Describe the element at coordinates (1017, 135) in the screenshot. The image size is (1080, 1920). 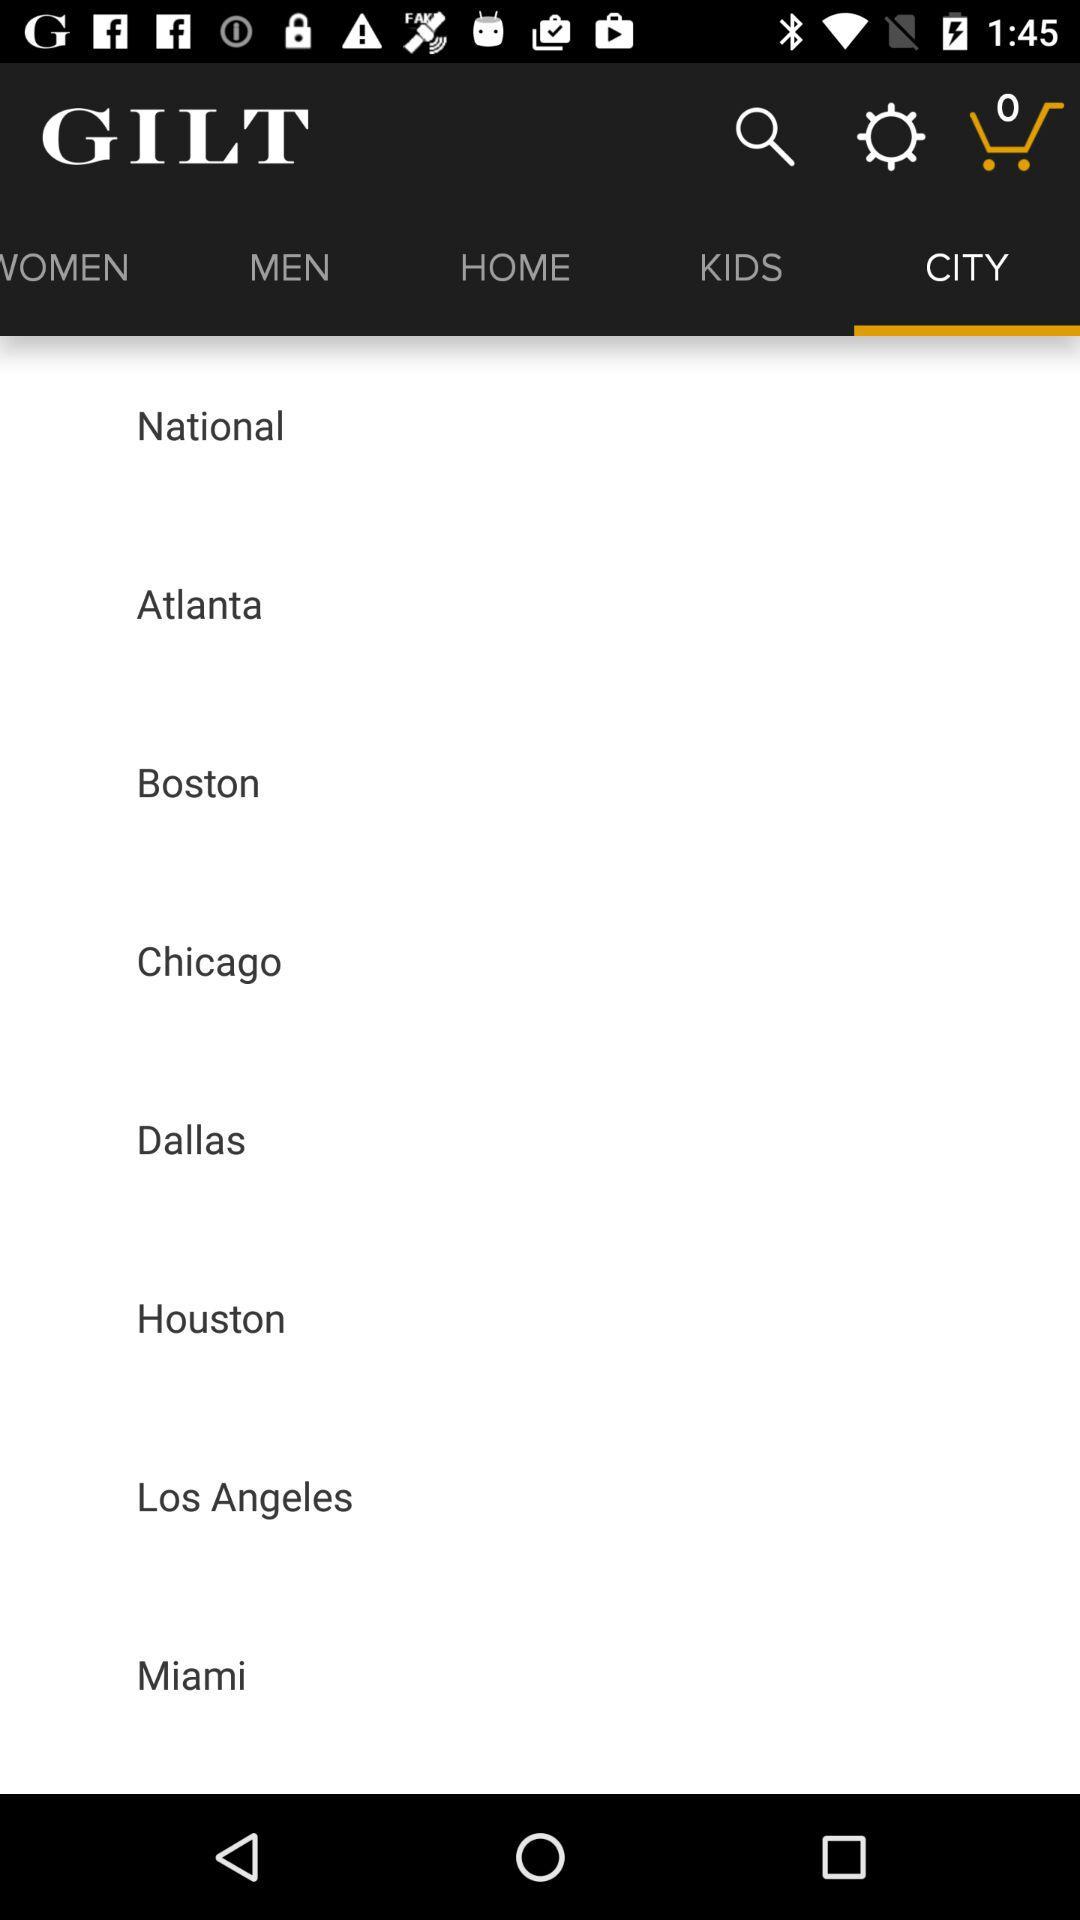
I see `shopping cart see what you 're buying` at that location.